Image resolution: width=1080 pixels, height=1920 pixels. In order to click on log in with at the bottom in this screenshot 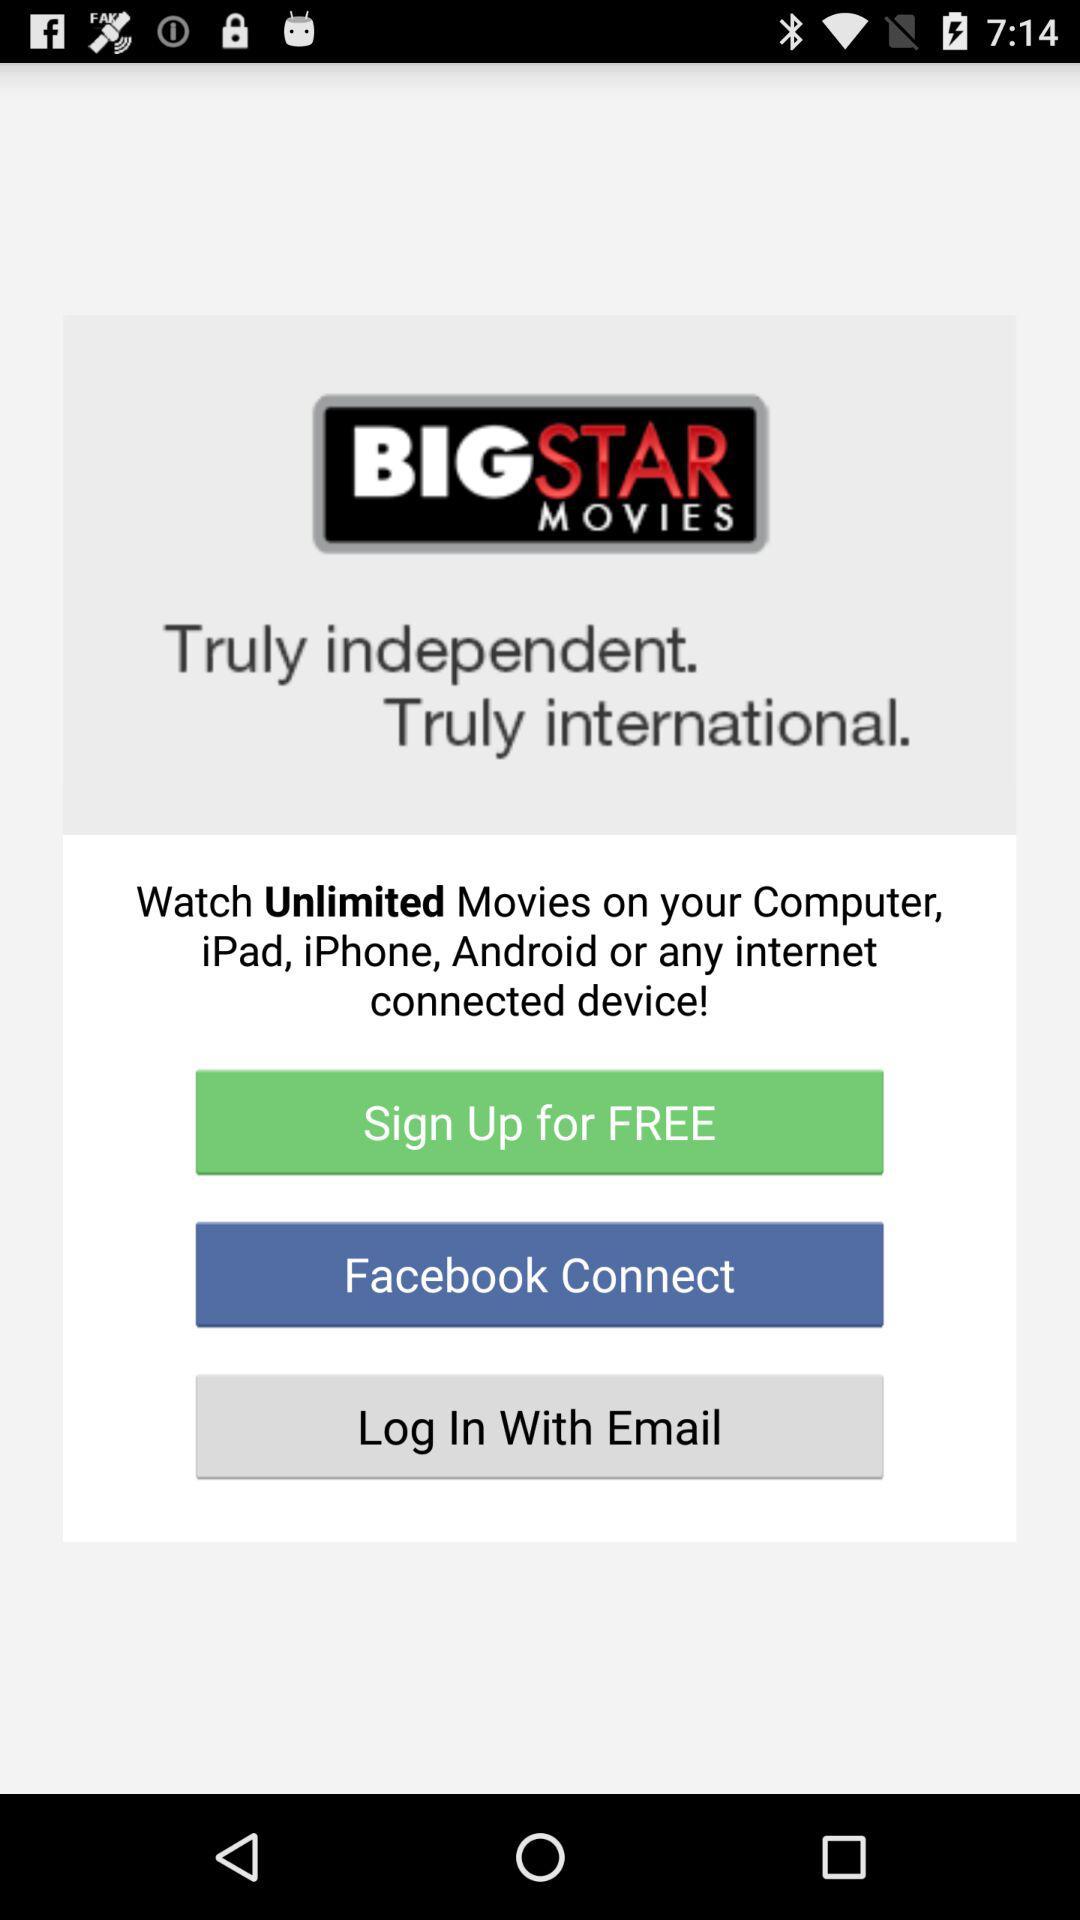, I will do `click(538, 1425)`.